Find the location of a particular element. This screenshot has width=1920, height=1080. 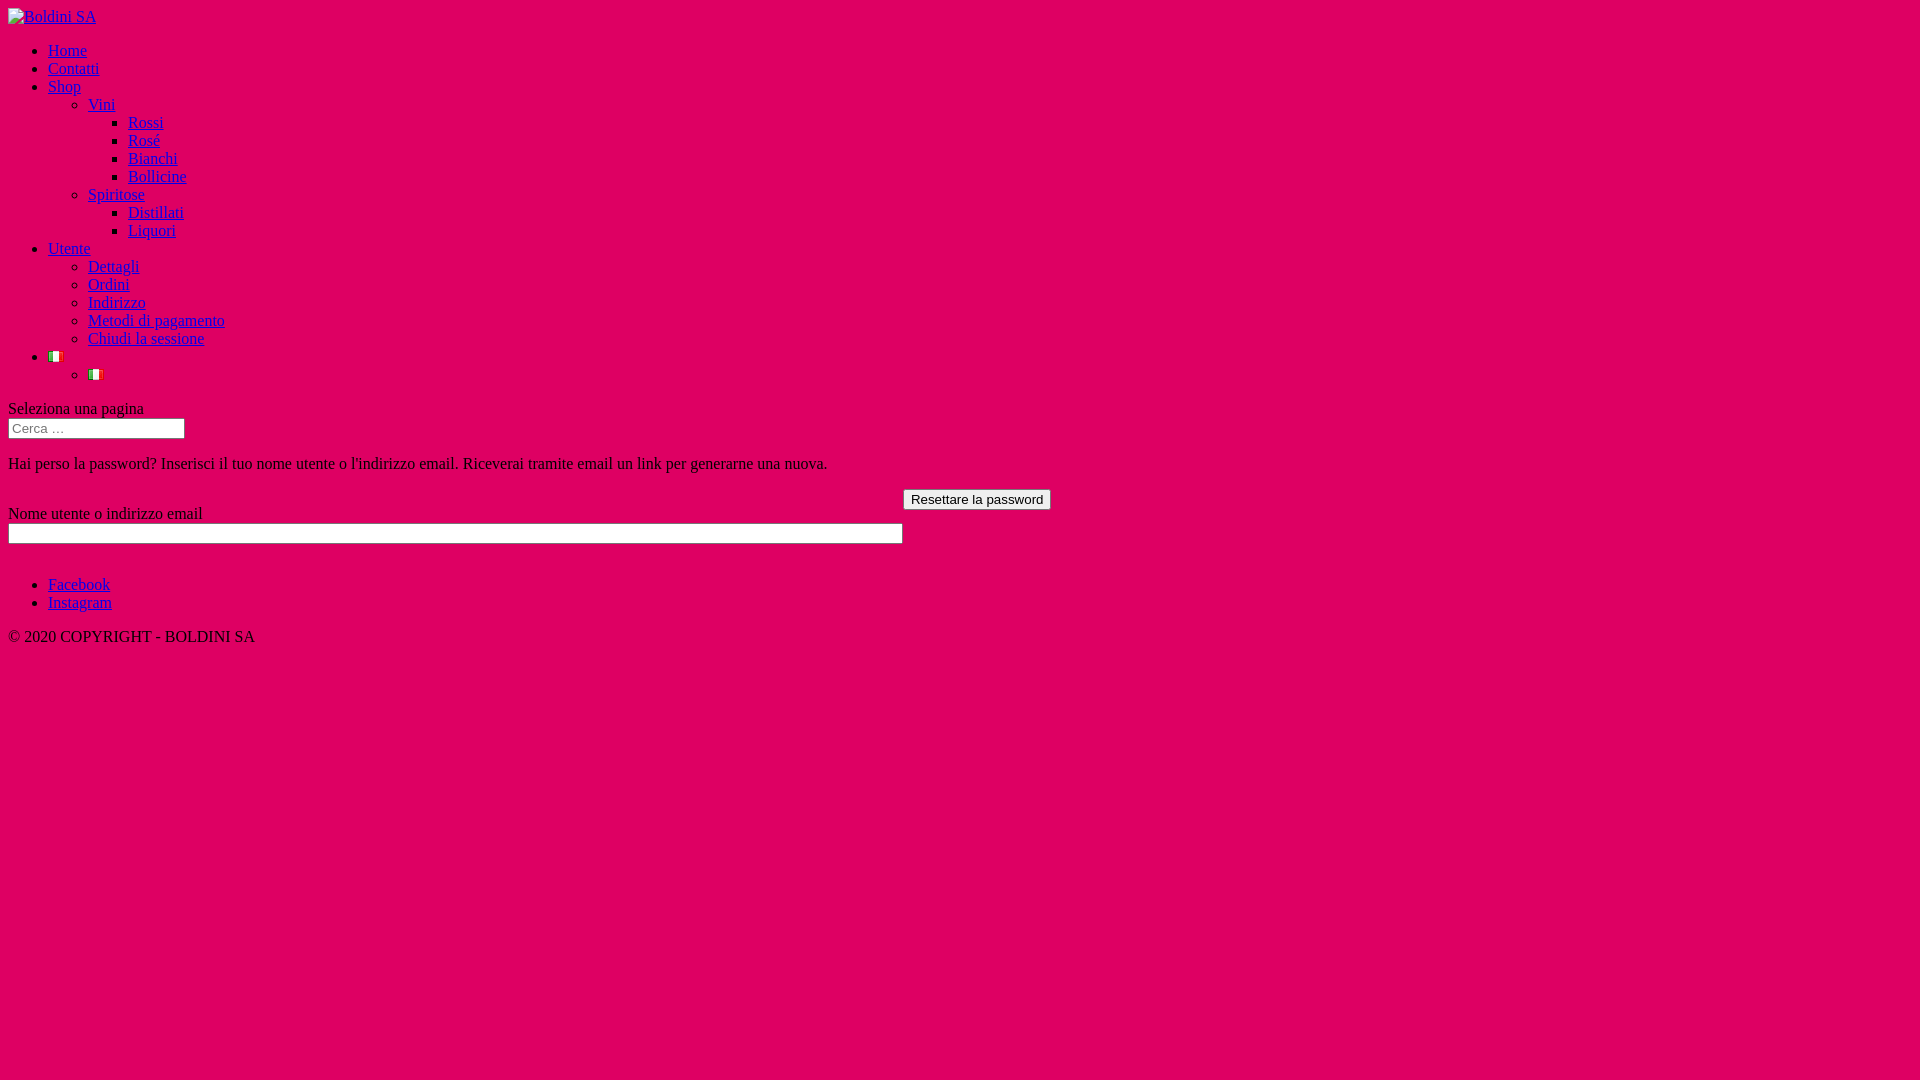

'Rossi' is located at coordinates (144, 122).